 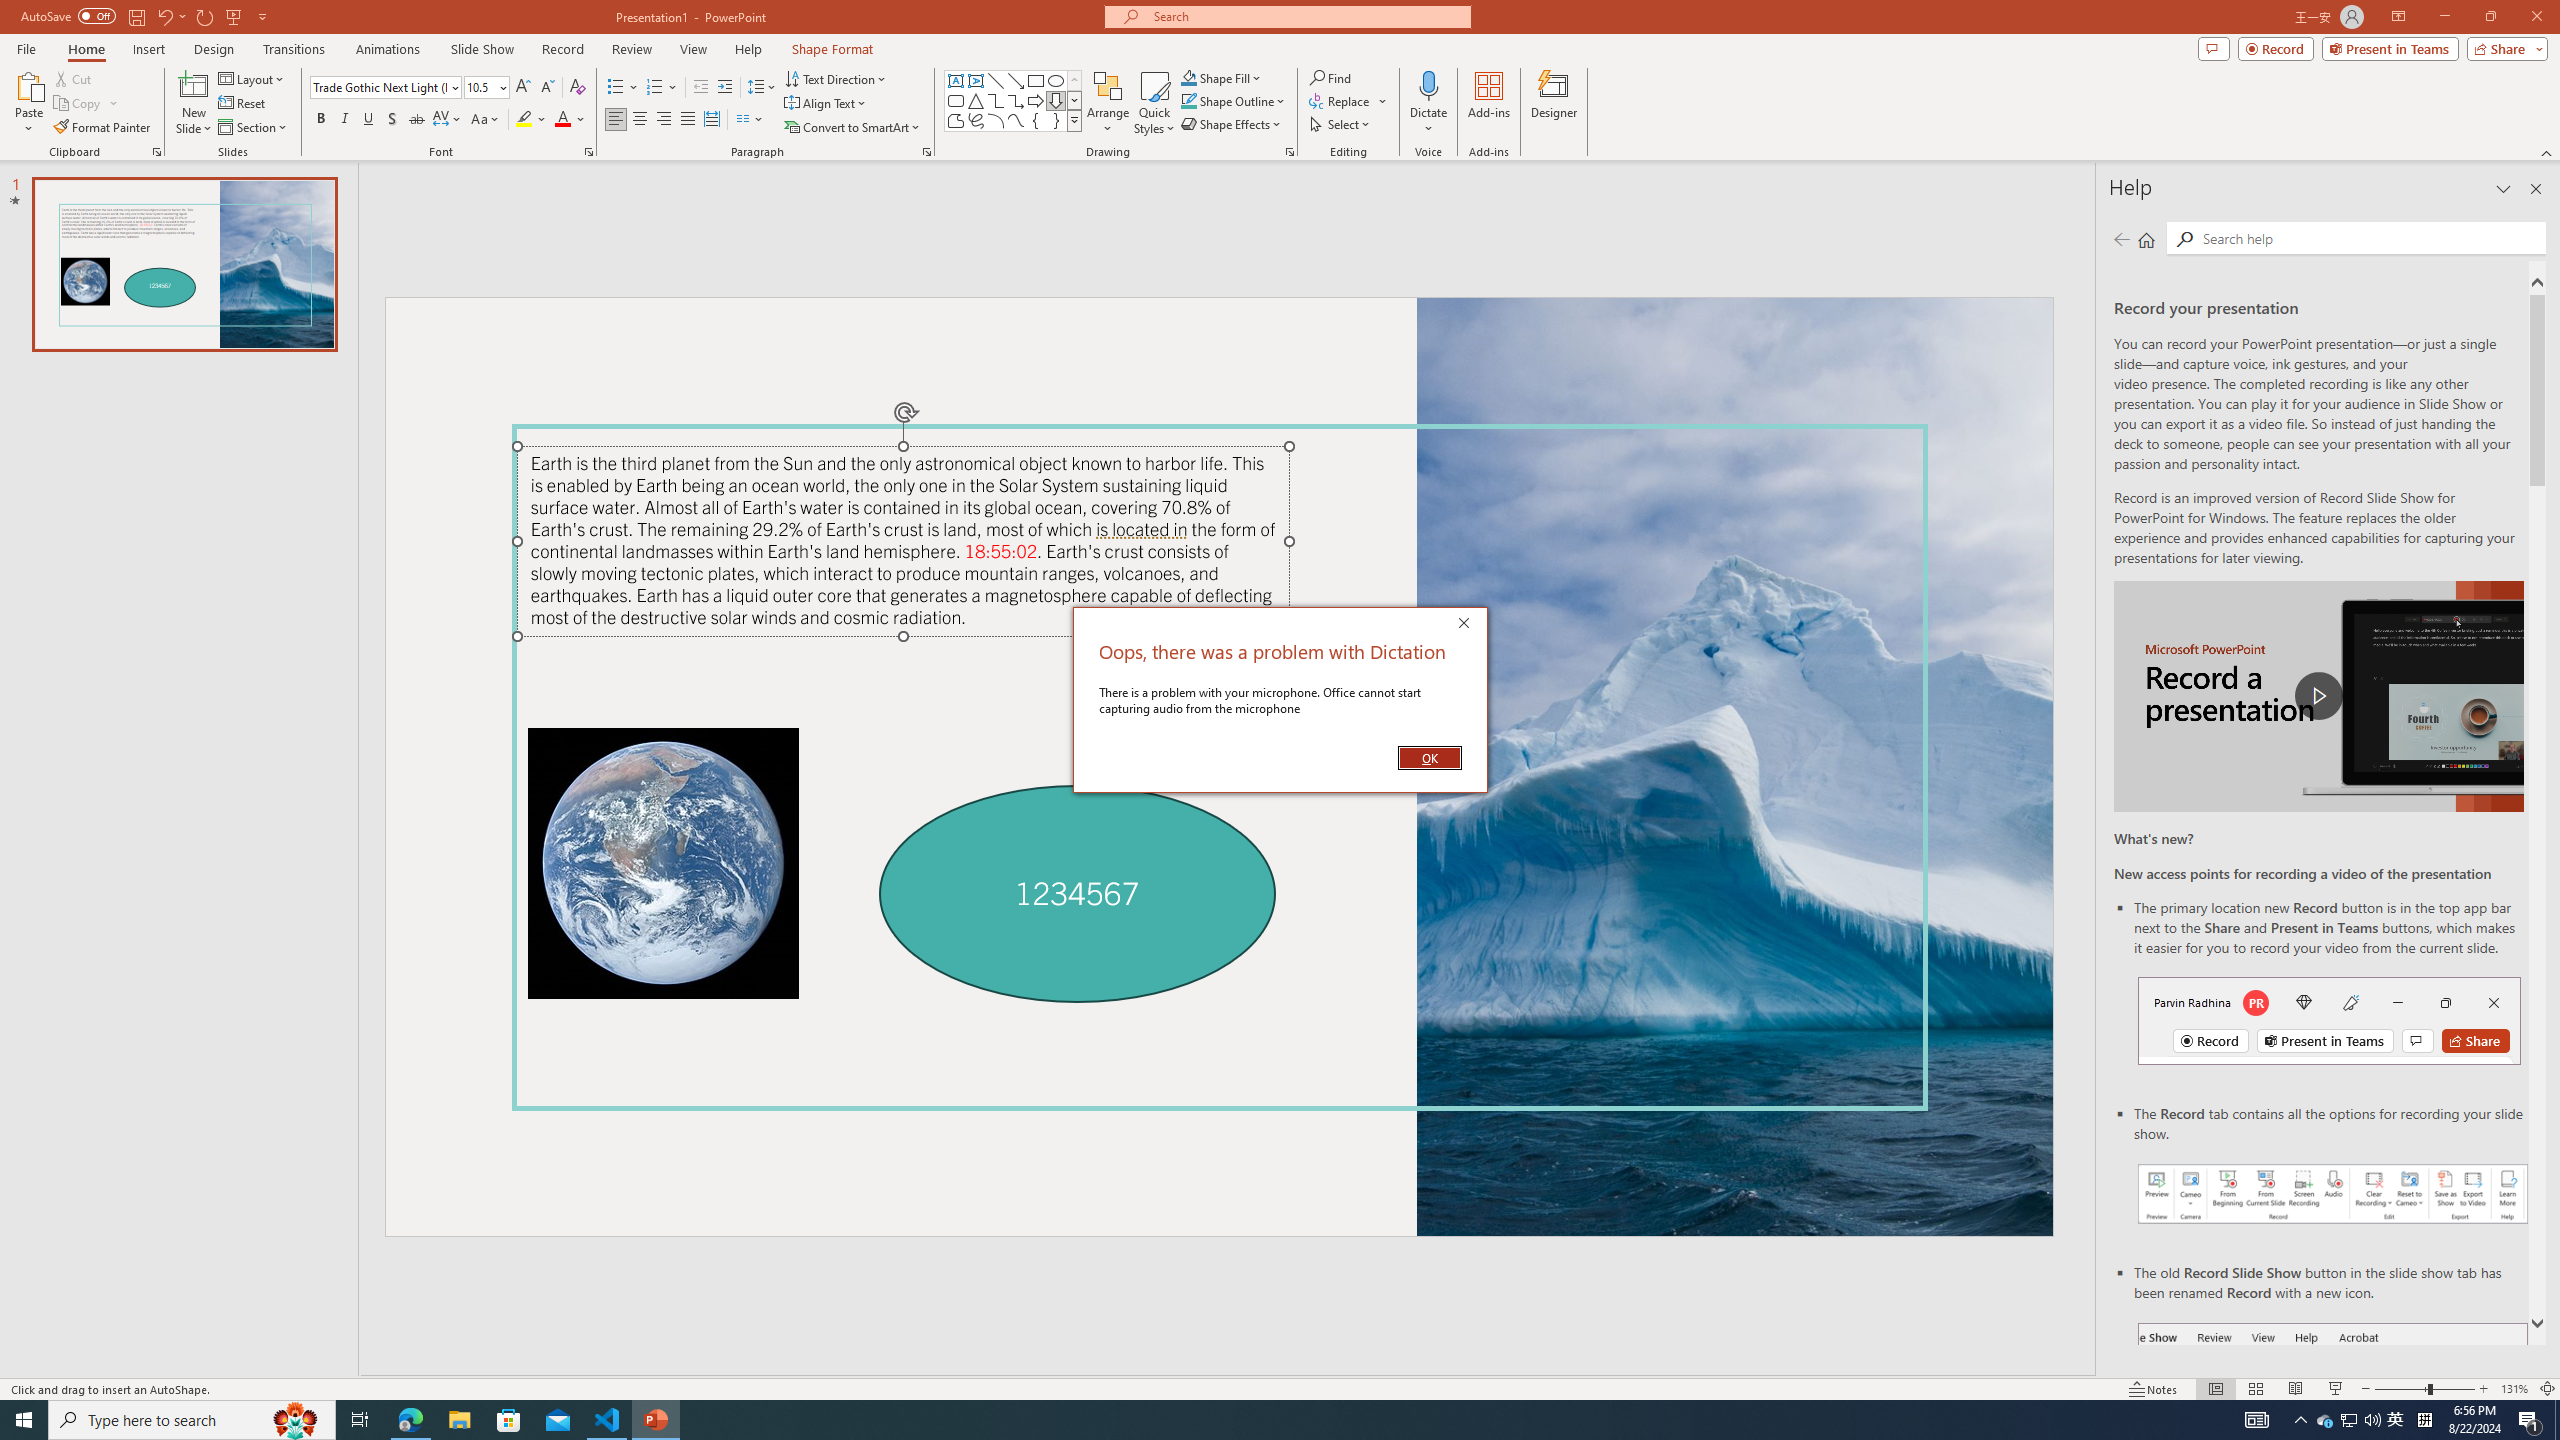 I want to click on 'Insert', so click(x=147, y=49).